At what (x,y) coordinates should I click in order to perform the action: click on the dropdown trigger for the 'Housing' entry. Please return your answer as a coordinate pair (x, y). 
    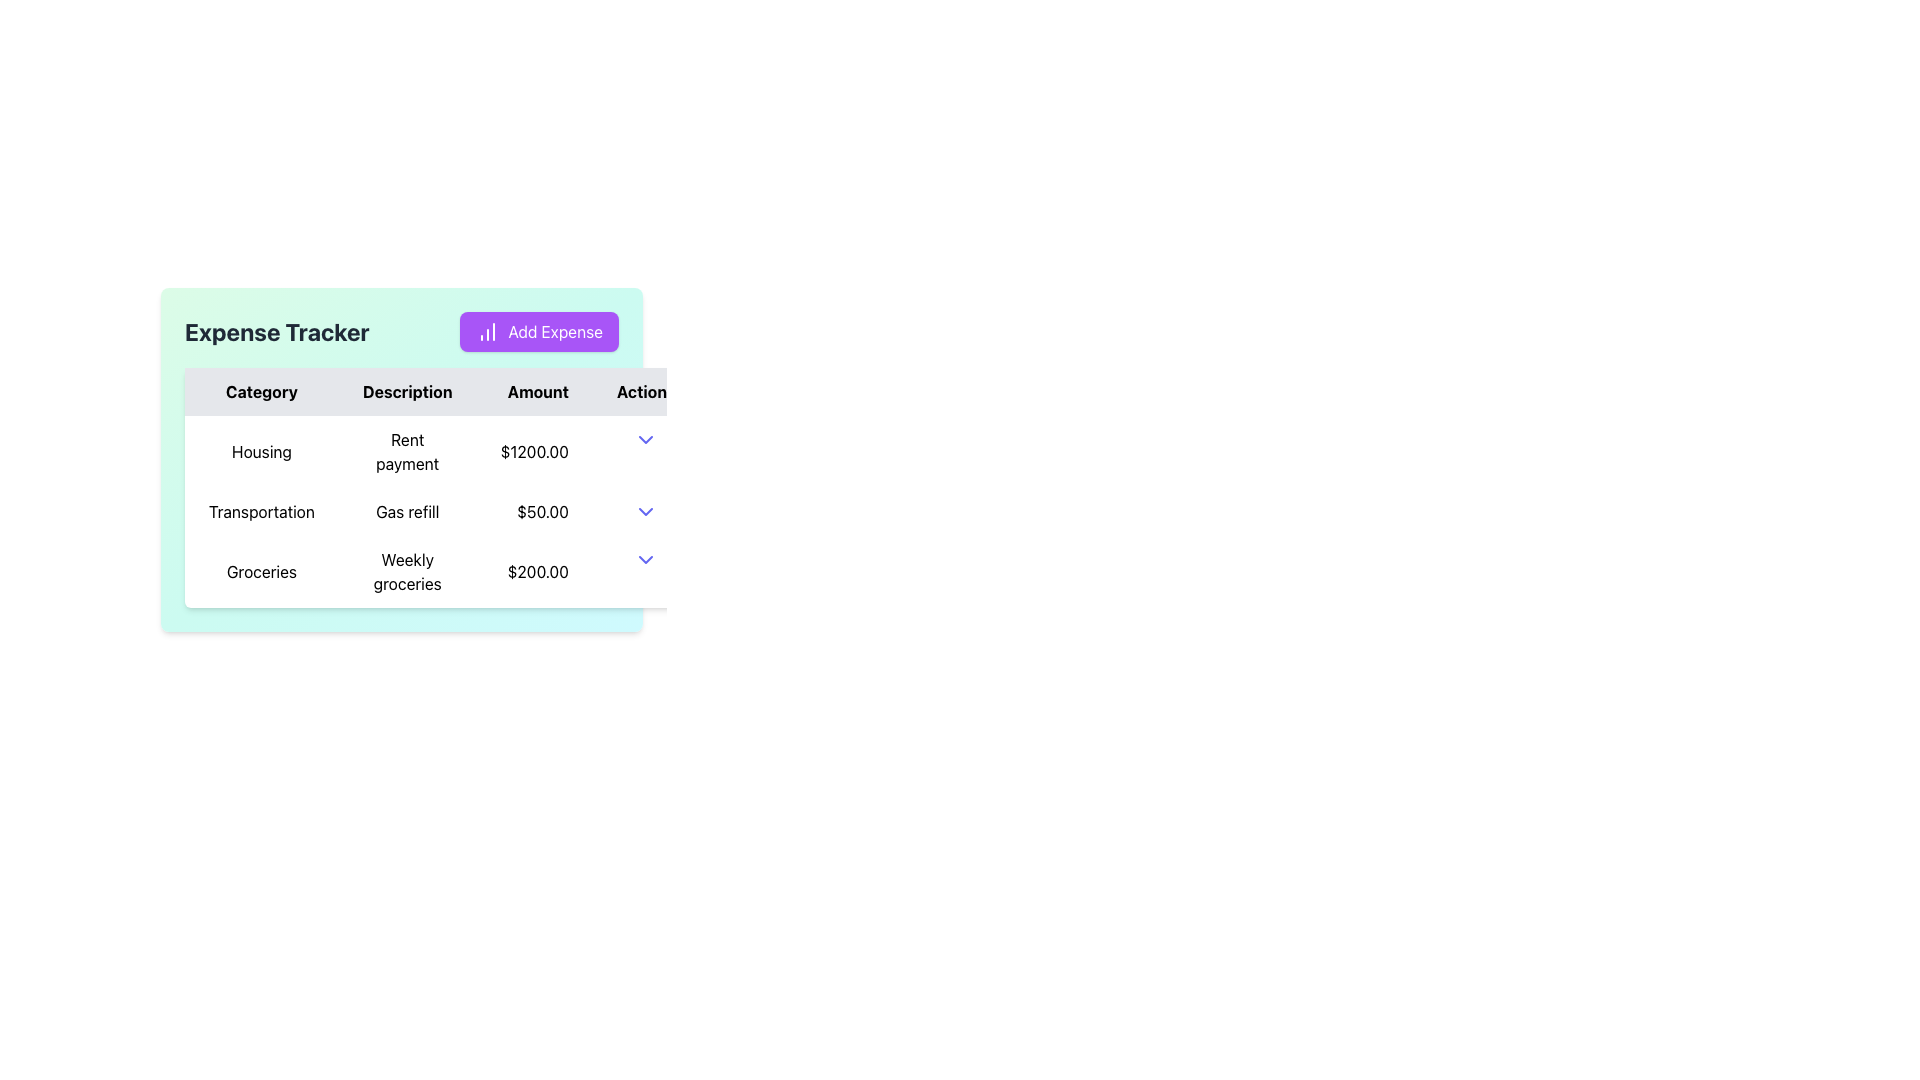
    Looking at the image, I should click on (646, 438).